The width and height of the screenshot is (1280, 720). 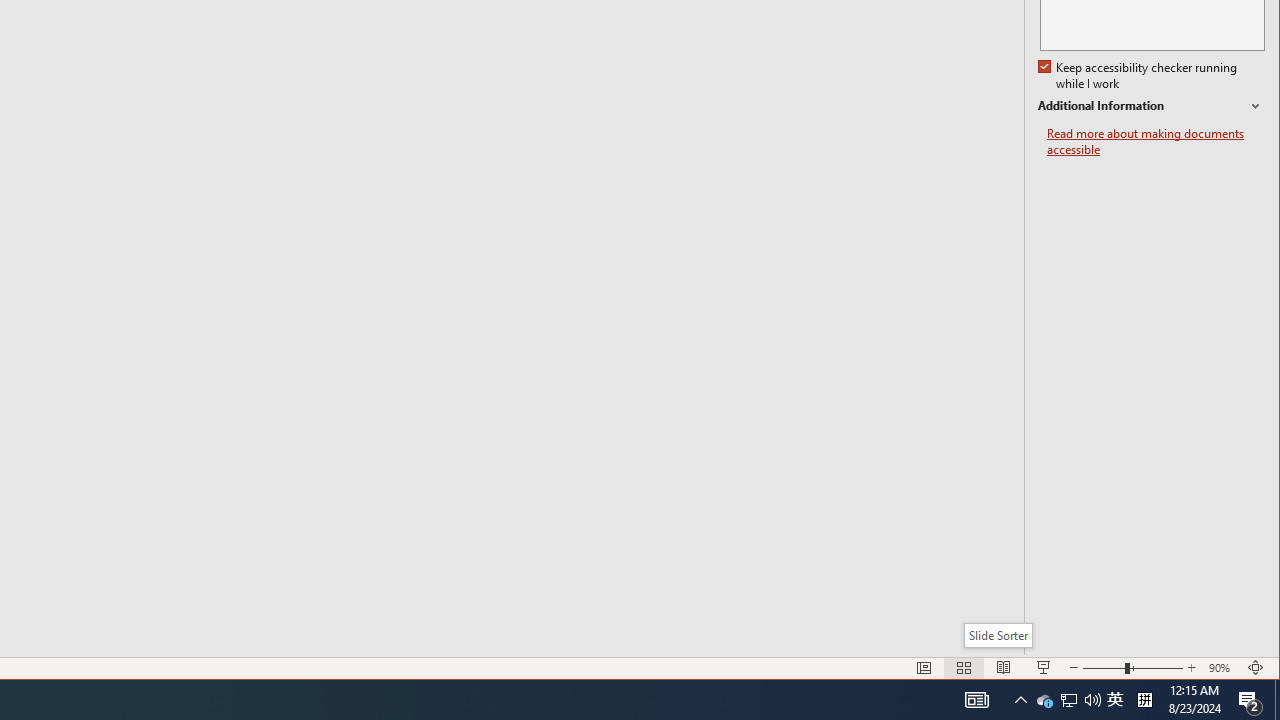 I want to click on 'Additional Information', so click(x=1151, y=106).